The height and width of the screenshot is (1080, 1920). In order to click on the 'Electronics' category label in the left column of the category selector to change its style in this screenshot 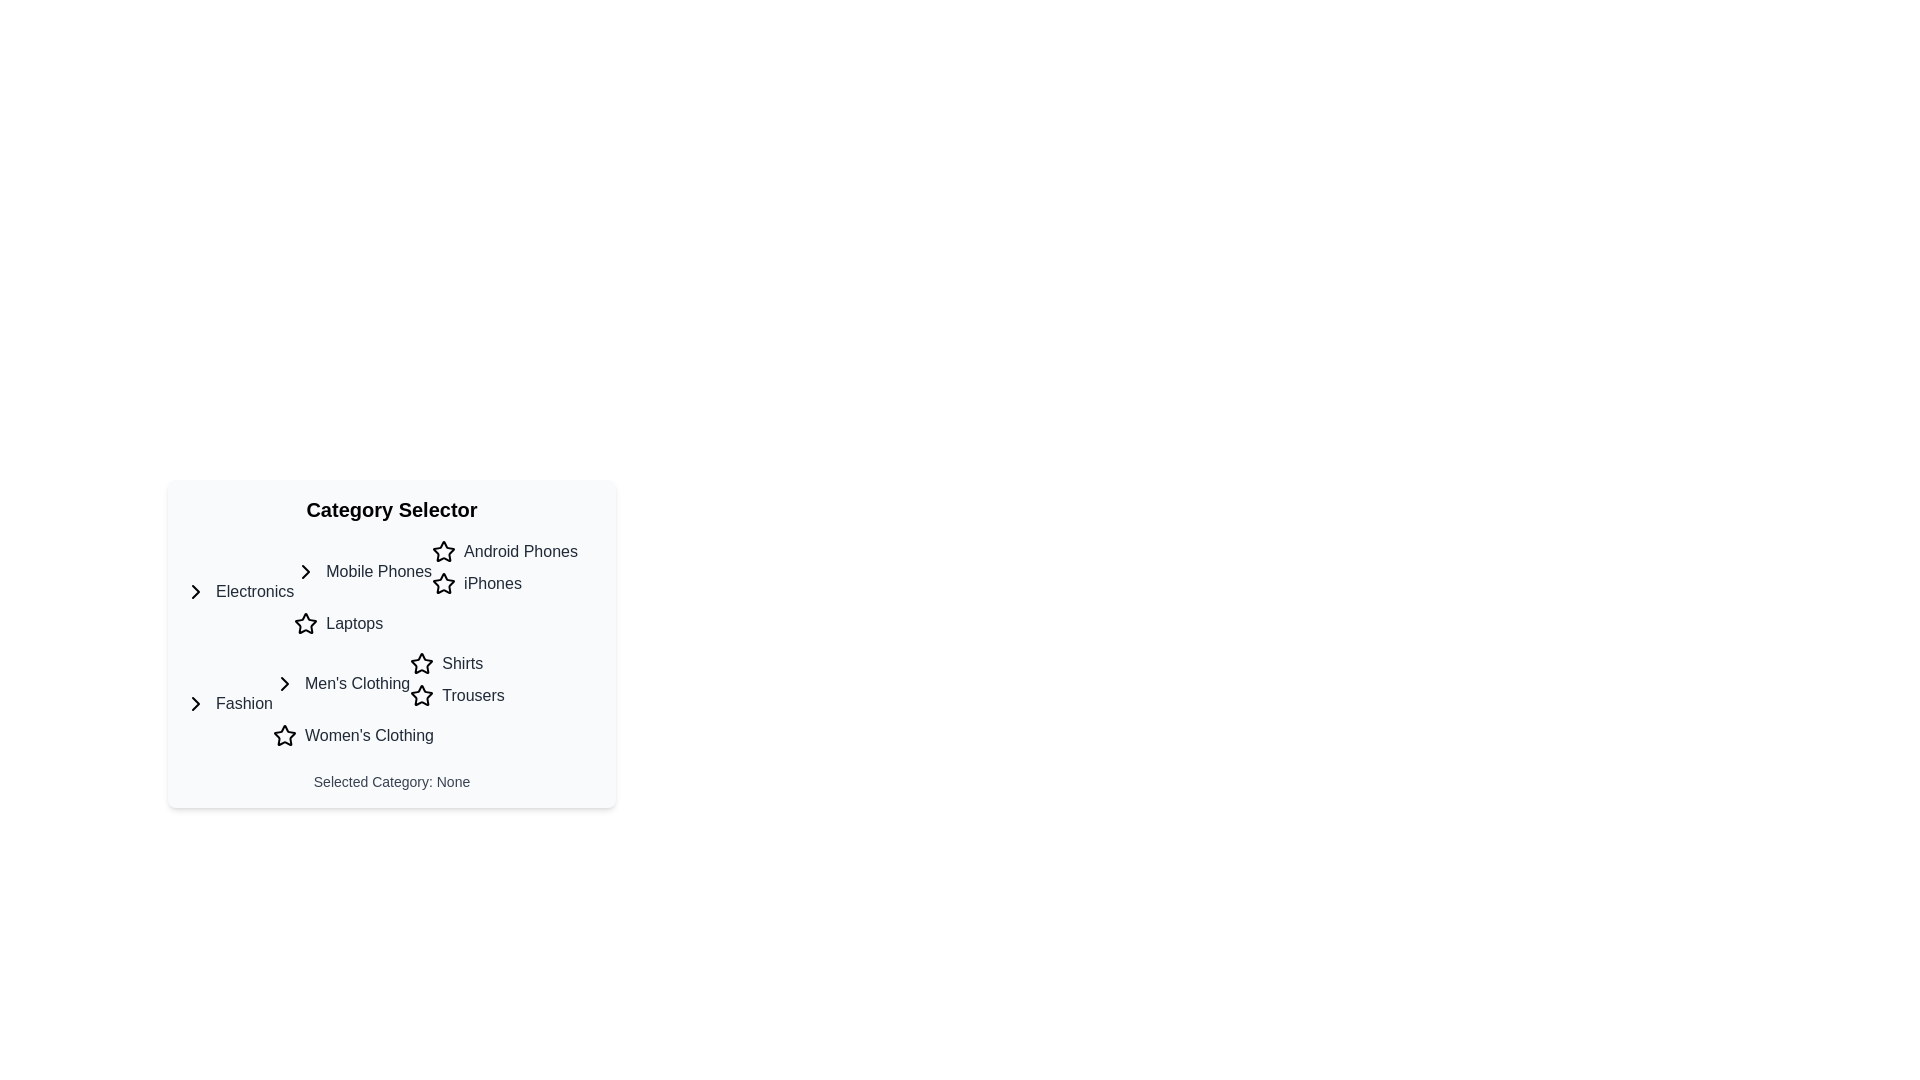, I will do `click(254, 590)`.